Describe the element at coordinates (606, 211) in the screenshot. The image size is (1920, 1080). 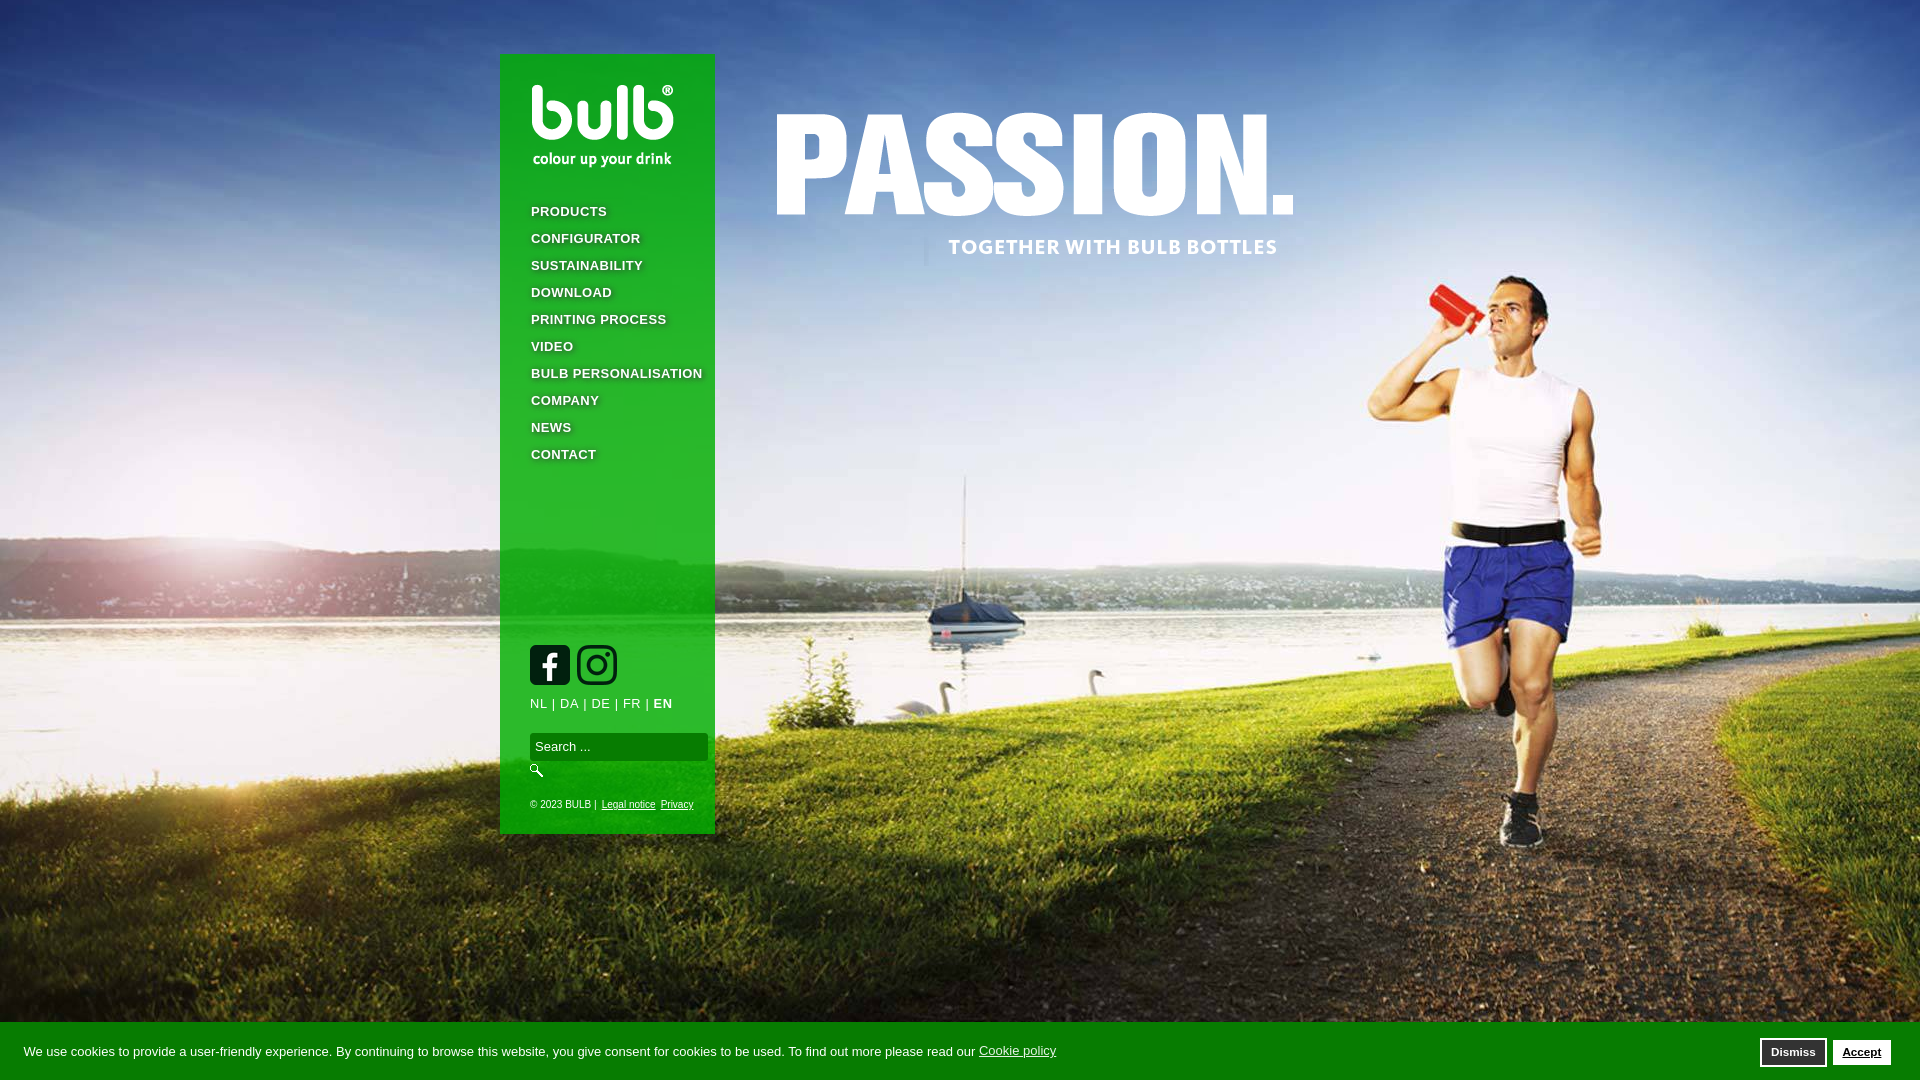
I see `'PRODUCTS'` at that location.